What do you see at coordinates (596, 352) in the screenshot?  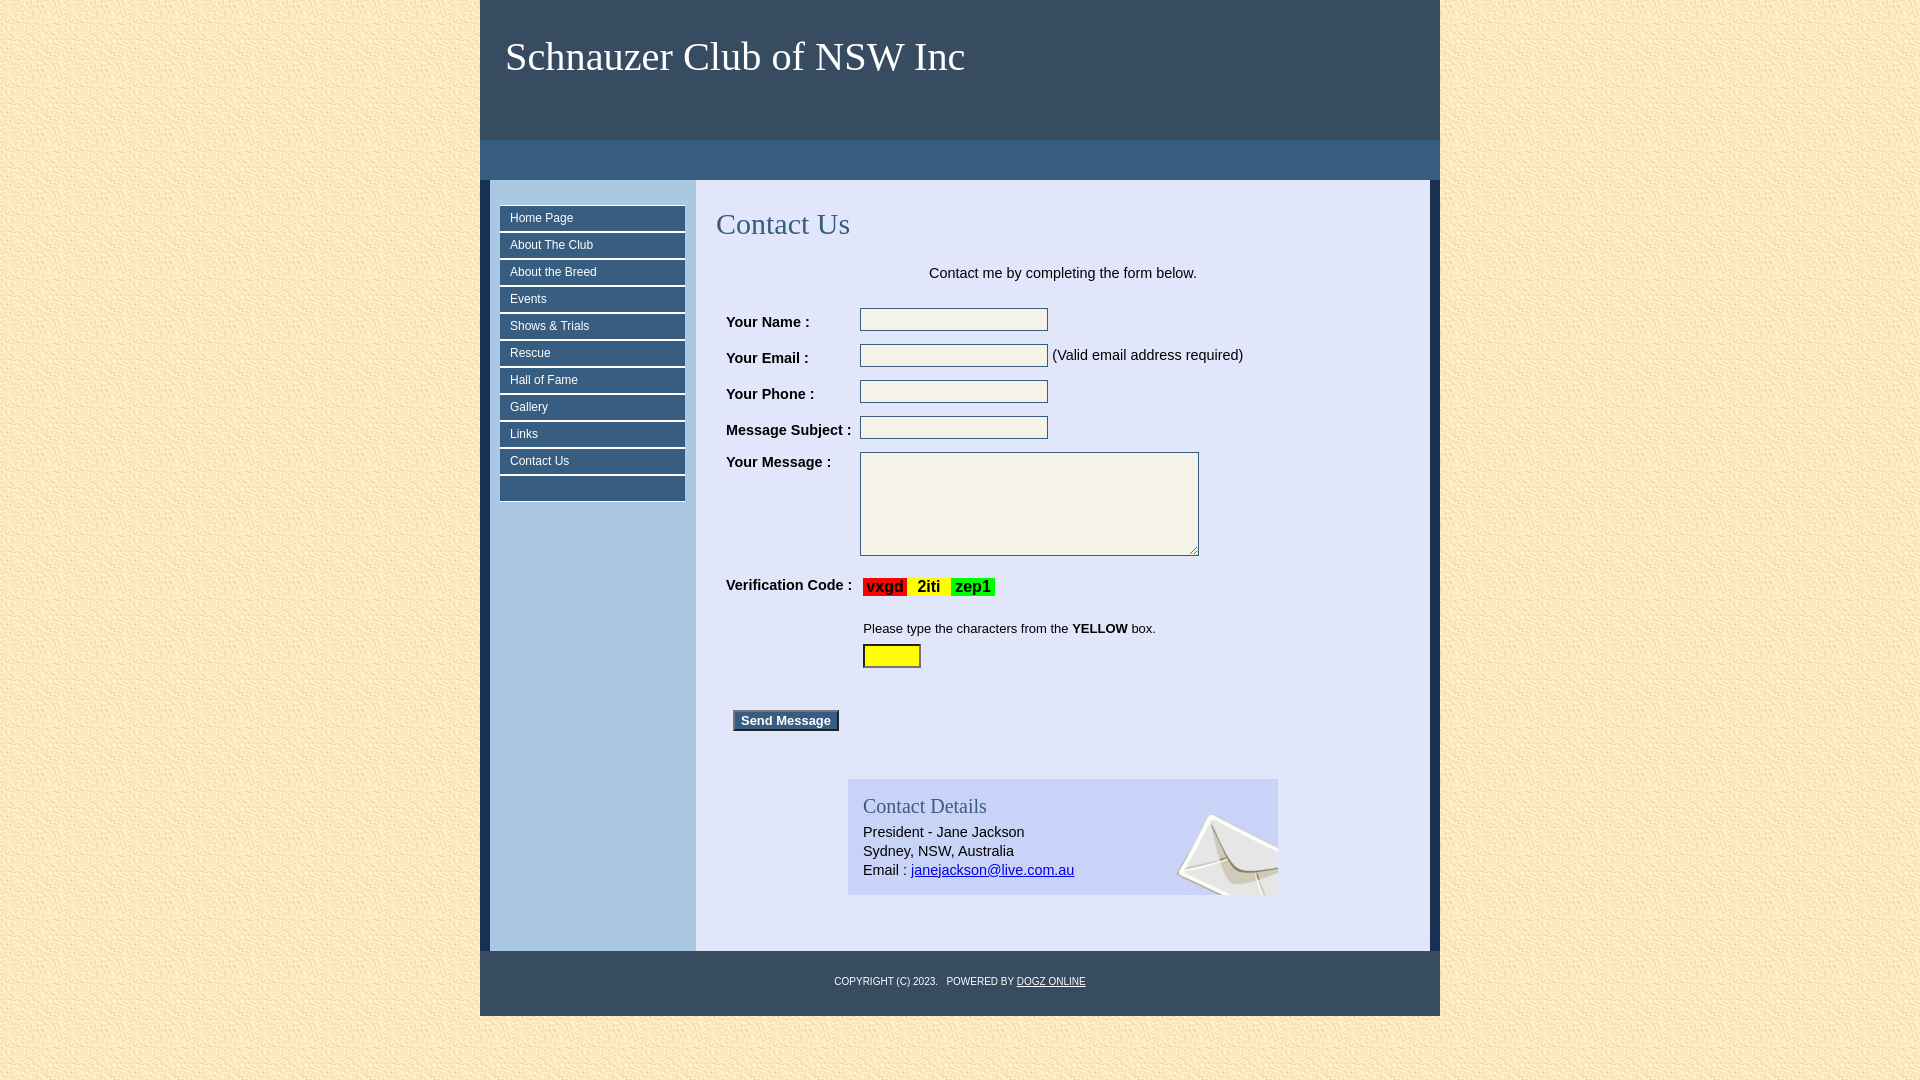 I see `'Rescue'` at bounding box center [596, 352].